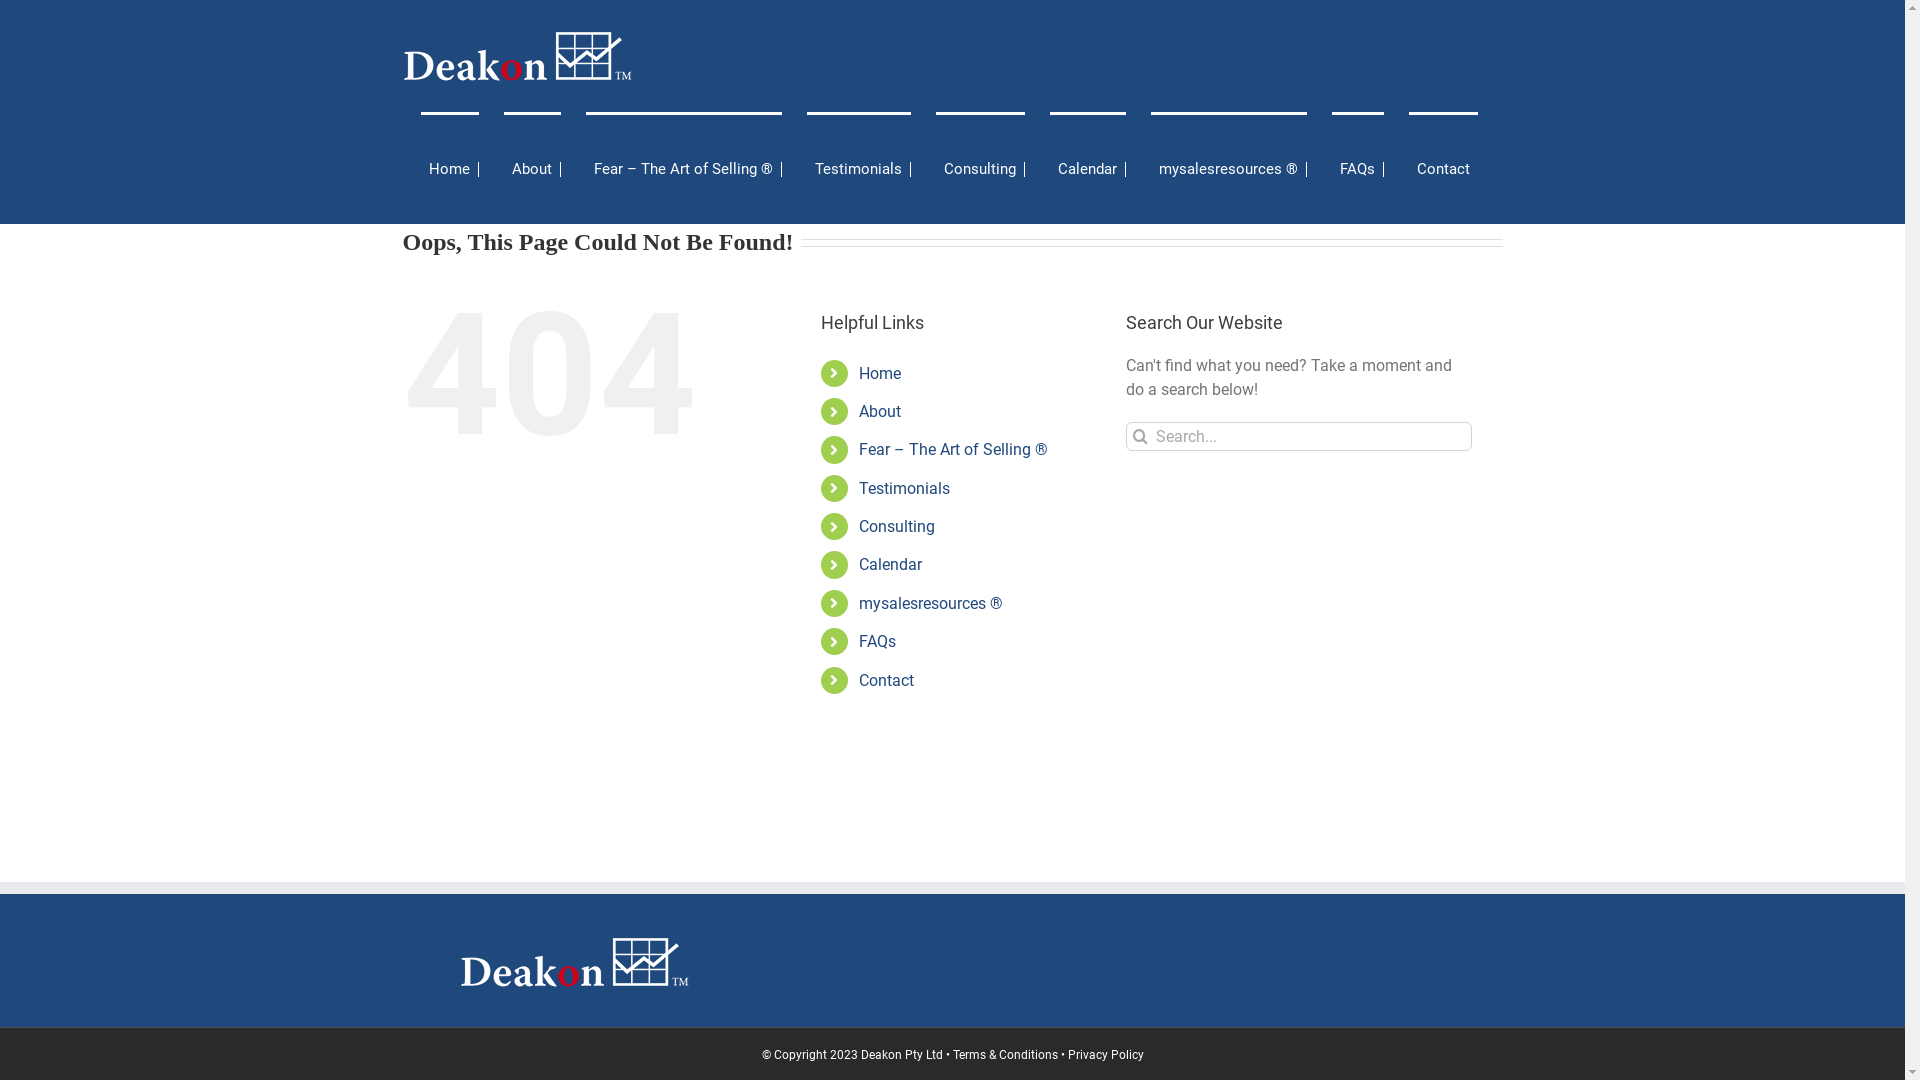 This screenshot has height=1080, width=1920. I want to click on 'Terms & Conditions', so click(950, 1054).